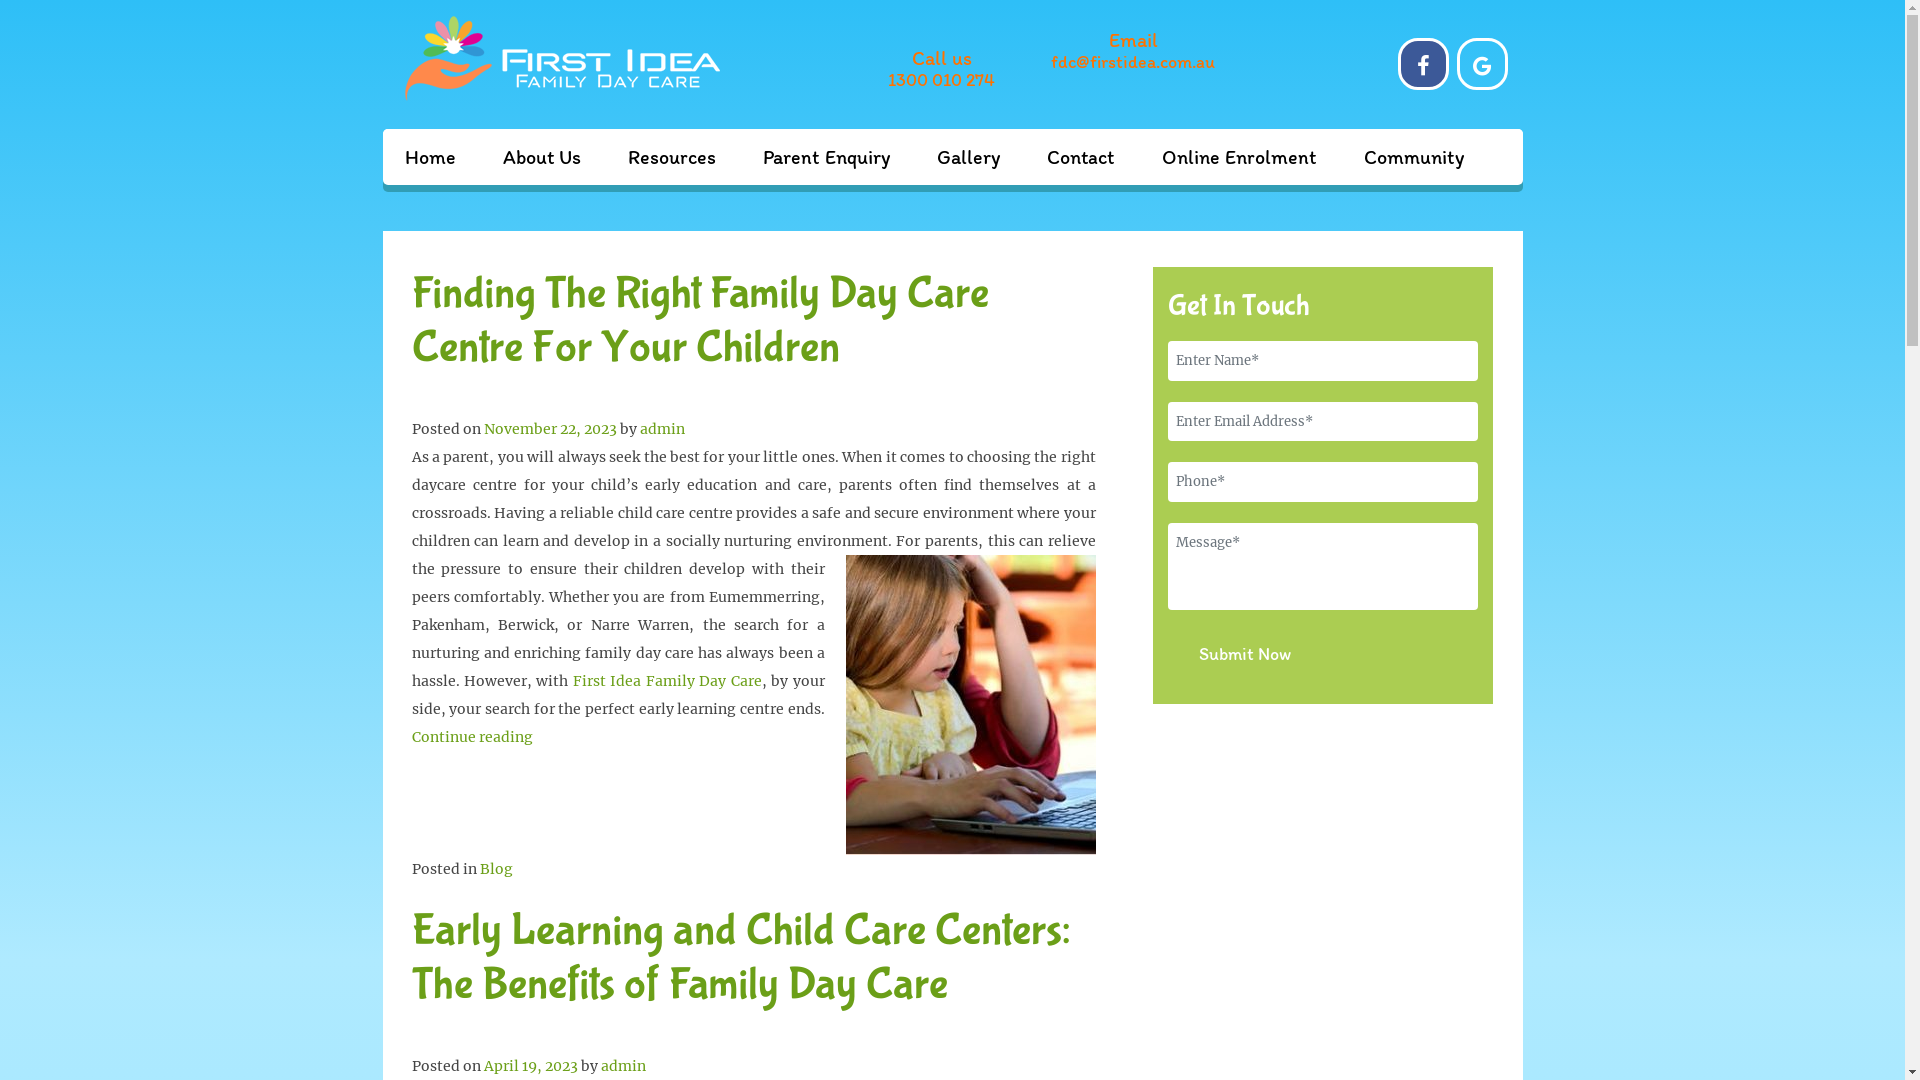 This screenshot has width=1920, height=1080. What do you see at coordinates (672, 156) in the screenshot?
I see `'Resources'` at bounding box center [672, 156].